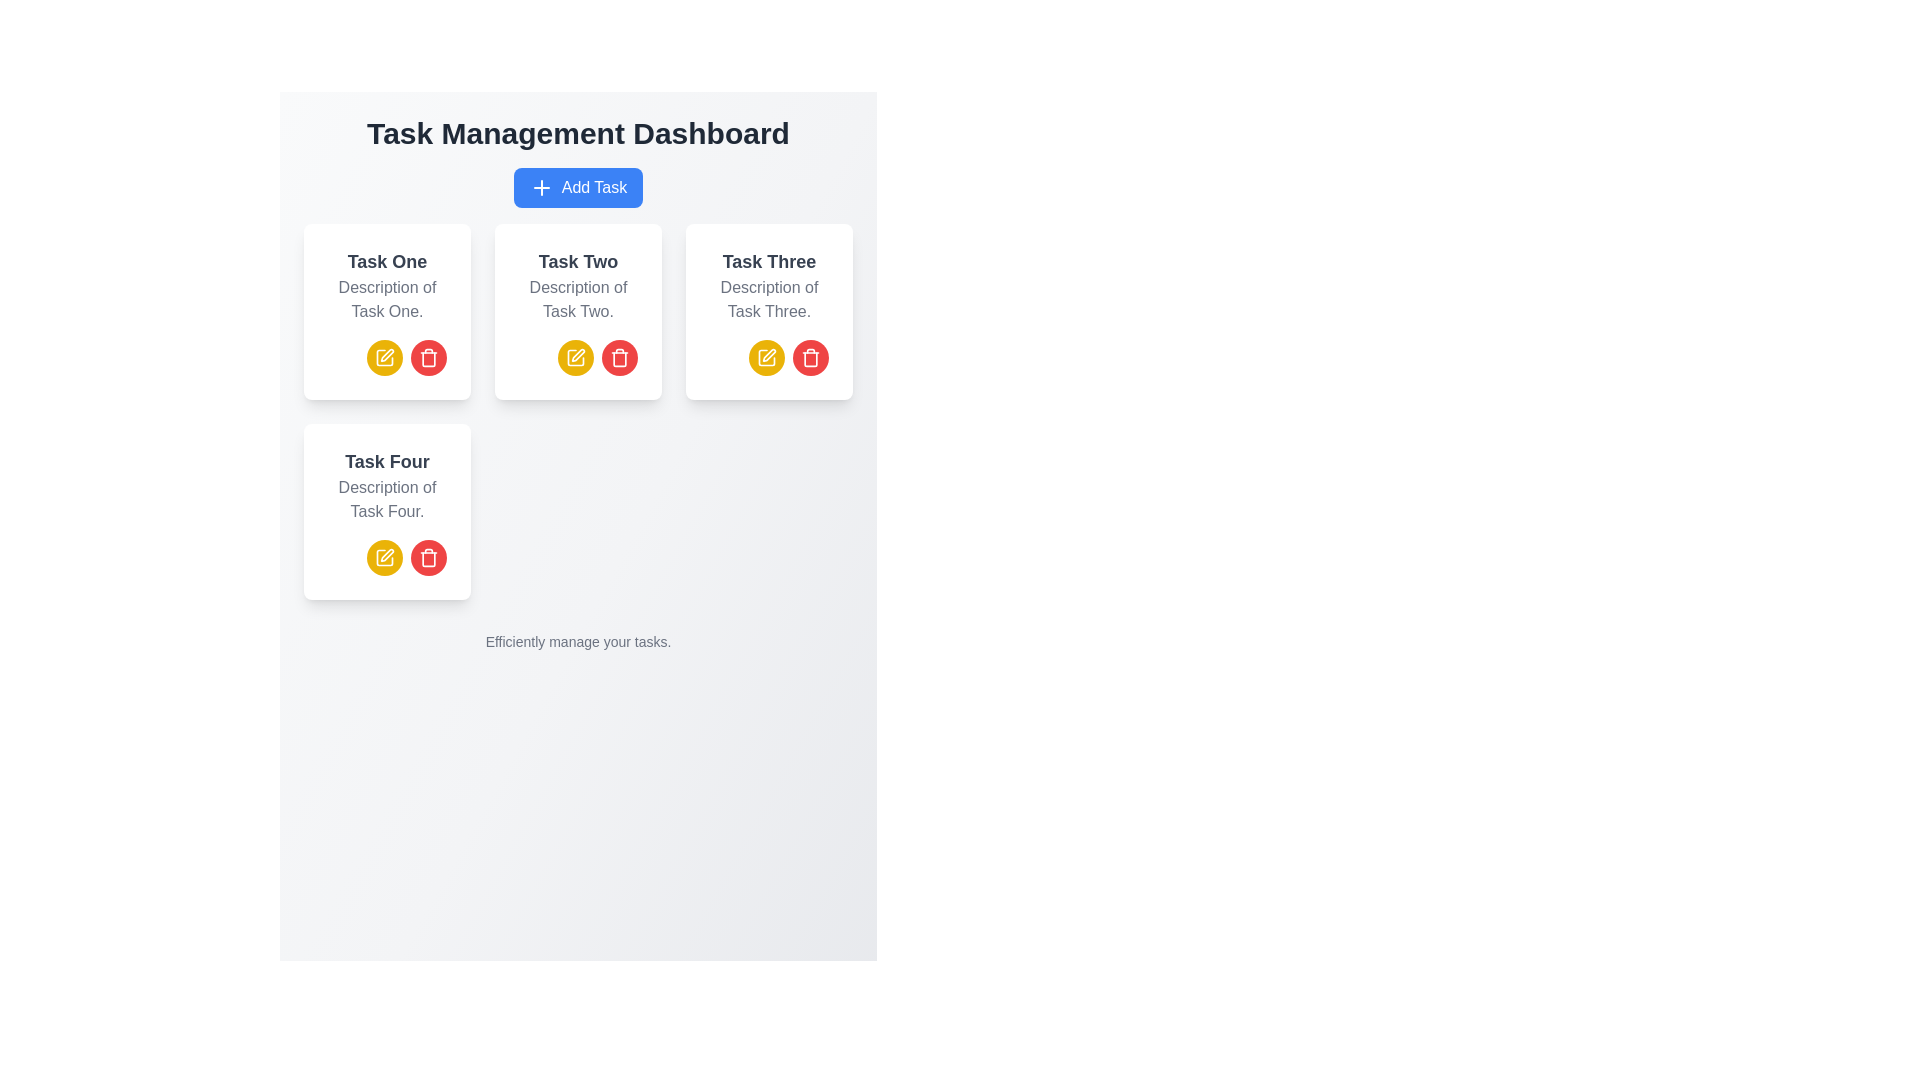 Image resolution: width=1920 pixels, height=1080 pixels. Describe the element at coordinates (811, 357) in the screenshot. I see `the circular red button with a trash can icon located at the bottom-right corner of the 'Task Three' card` at that location.